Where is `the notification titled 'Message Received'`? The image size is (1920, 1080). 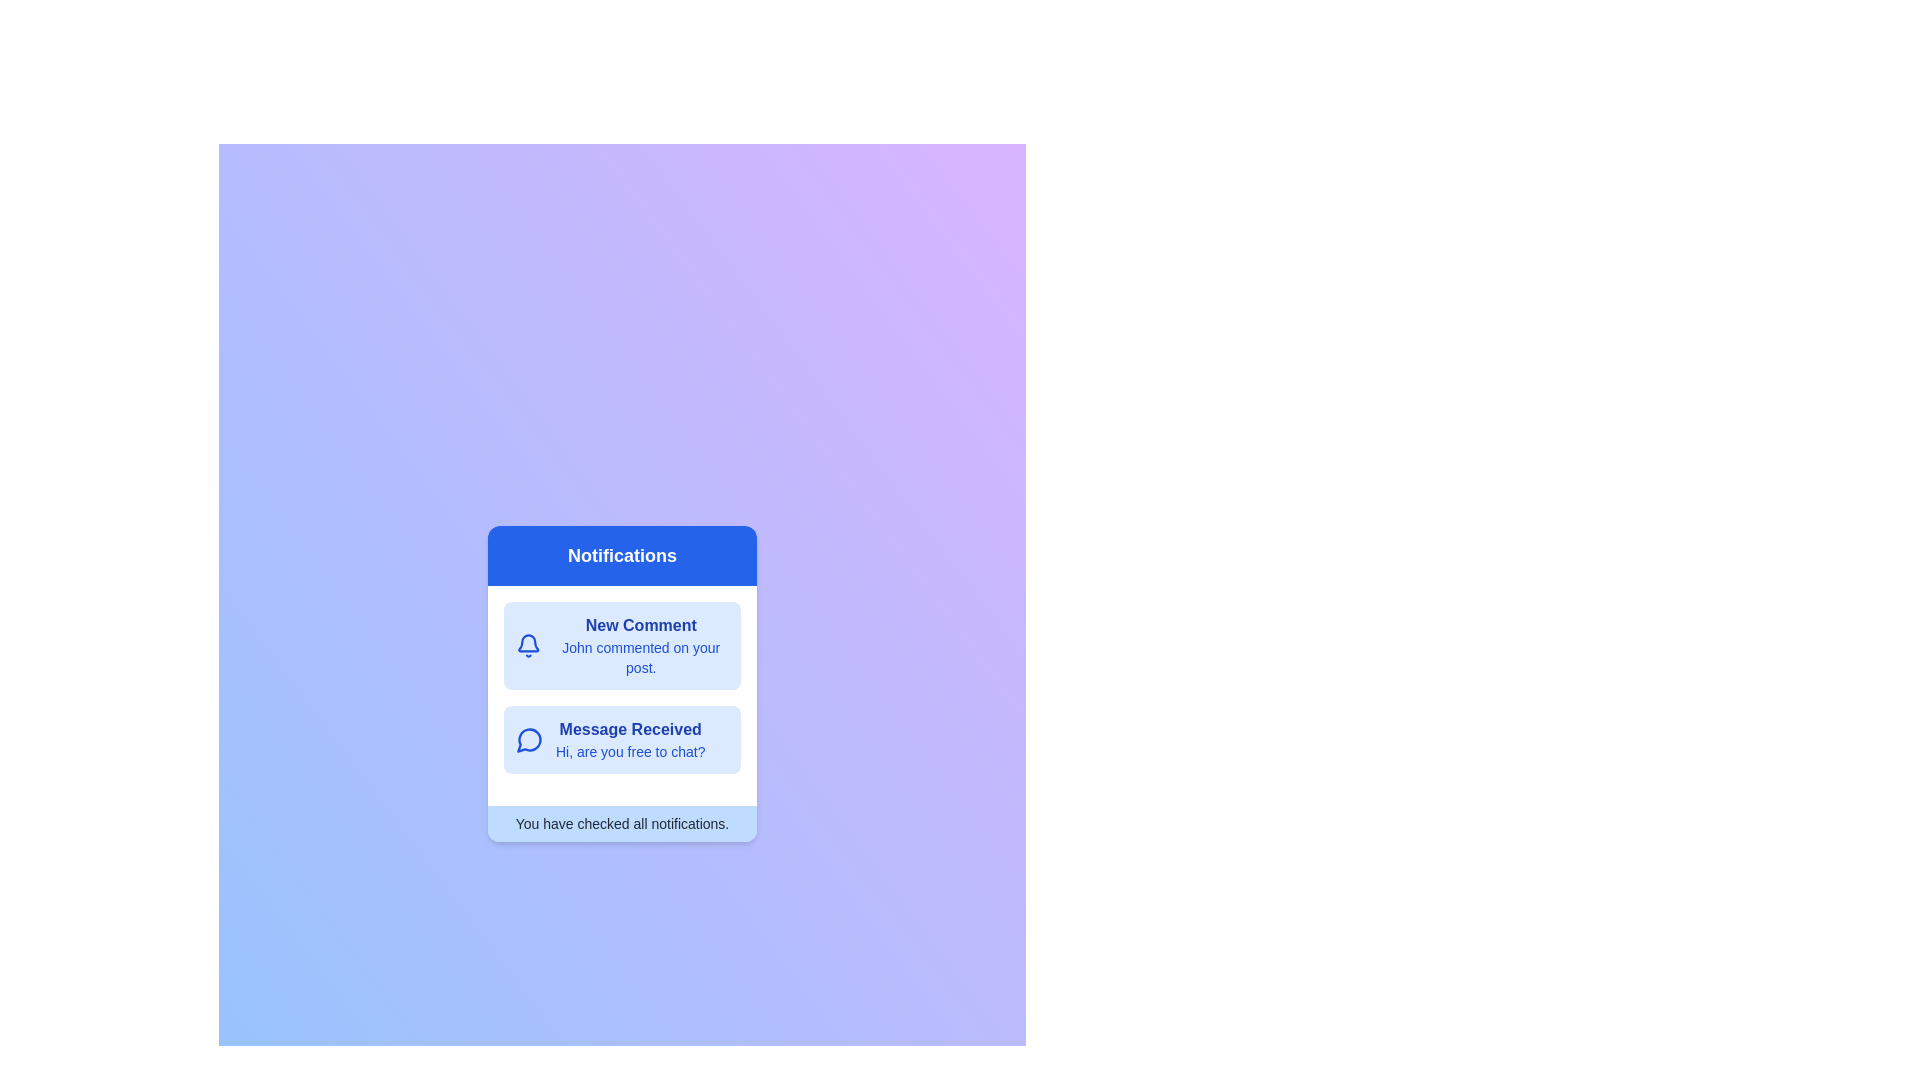 the notification titled 'Message Received' is located at coordinates (621, 740).